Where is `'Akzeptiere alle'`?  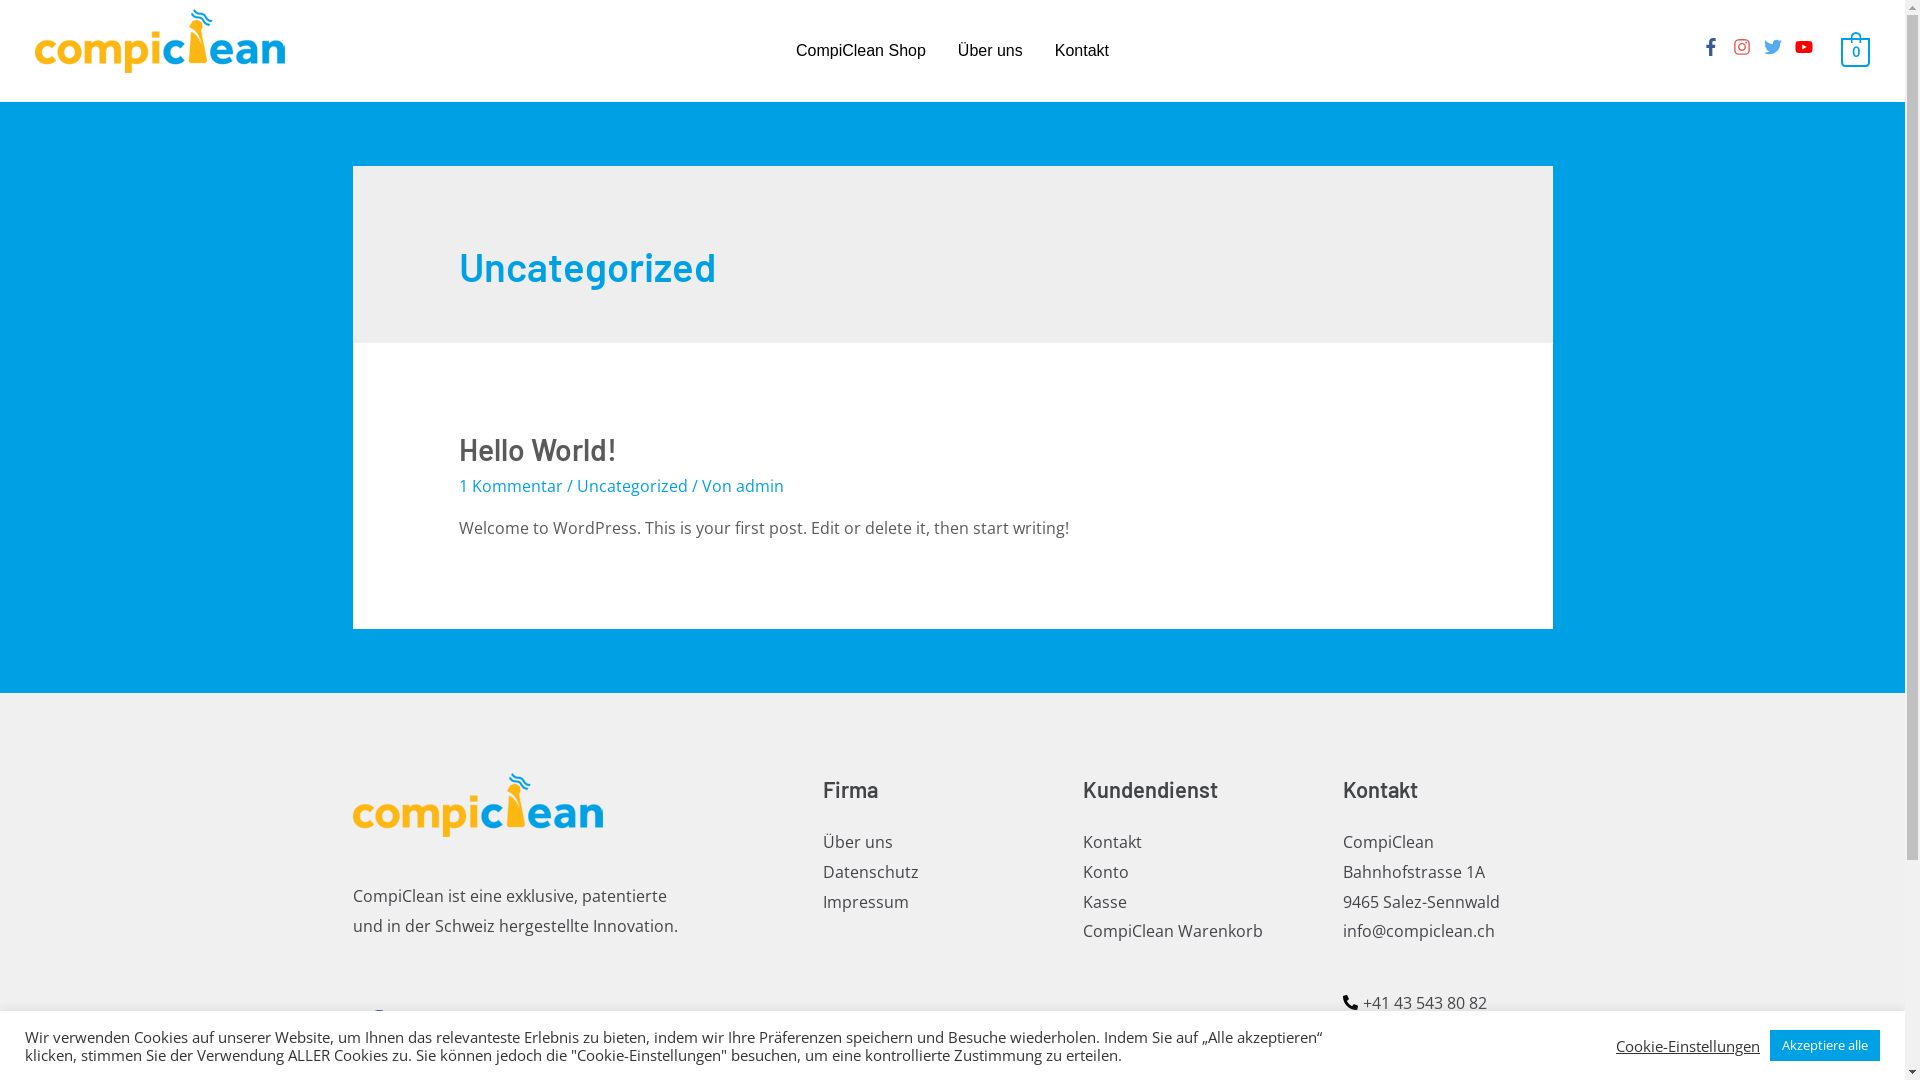
'Akzeptiere alle' is located at coordinates (1824, 1044).